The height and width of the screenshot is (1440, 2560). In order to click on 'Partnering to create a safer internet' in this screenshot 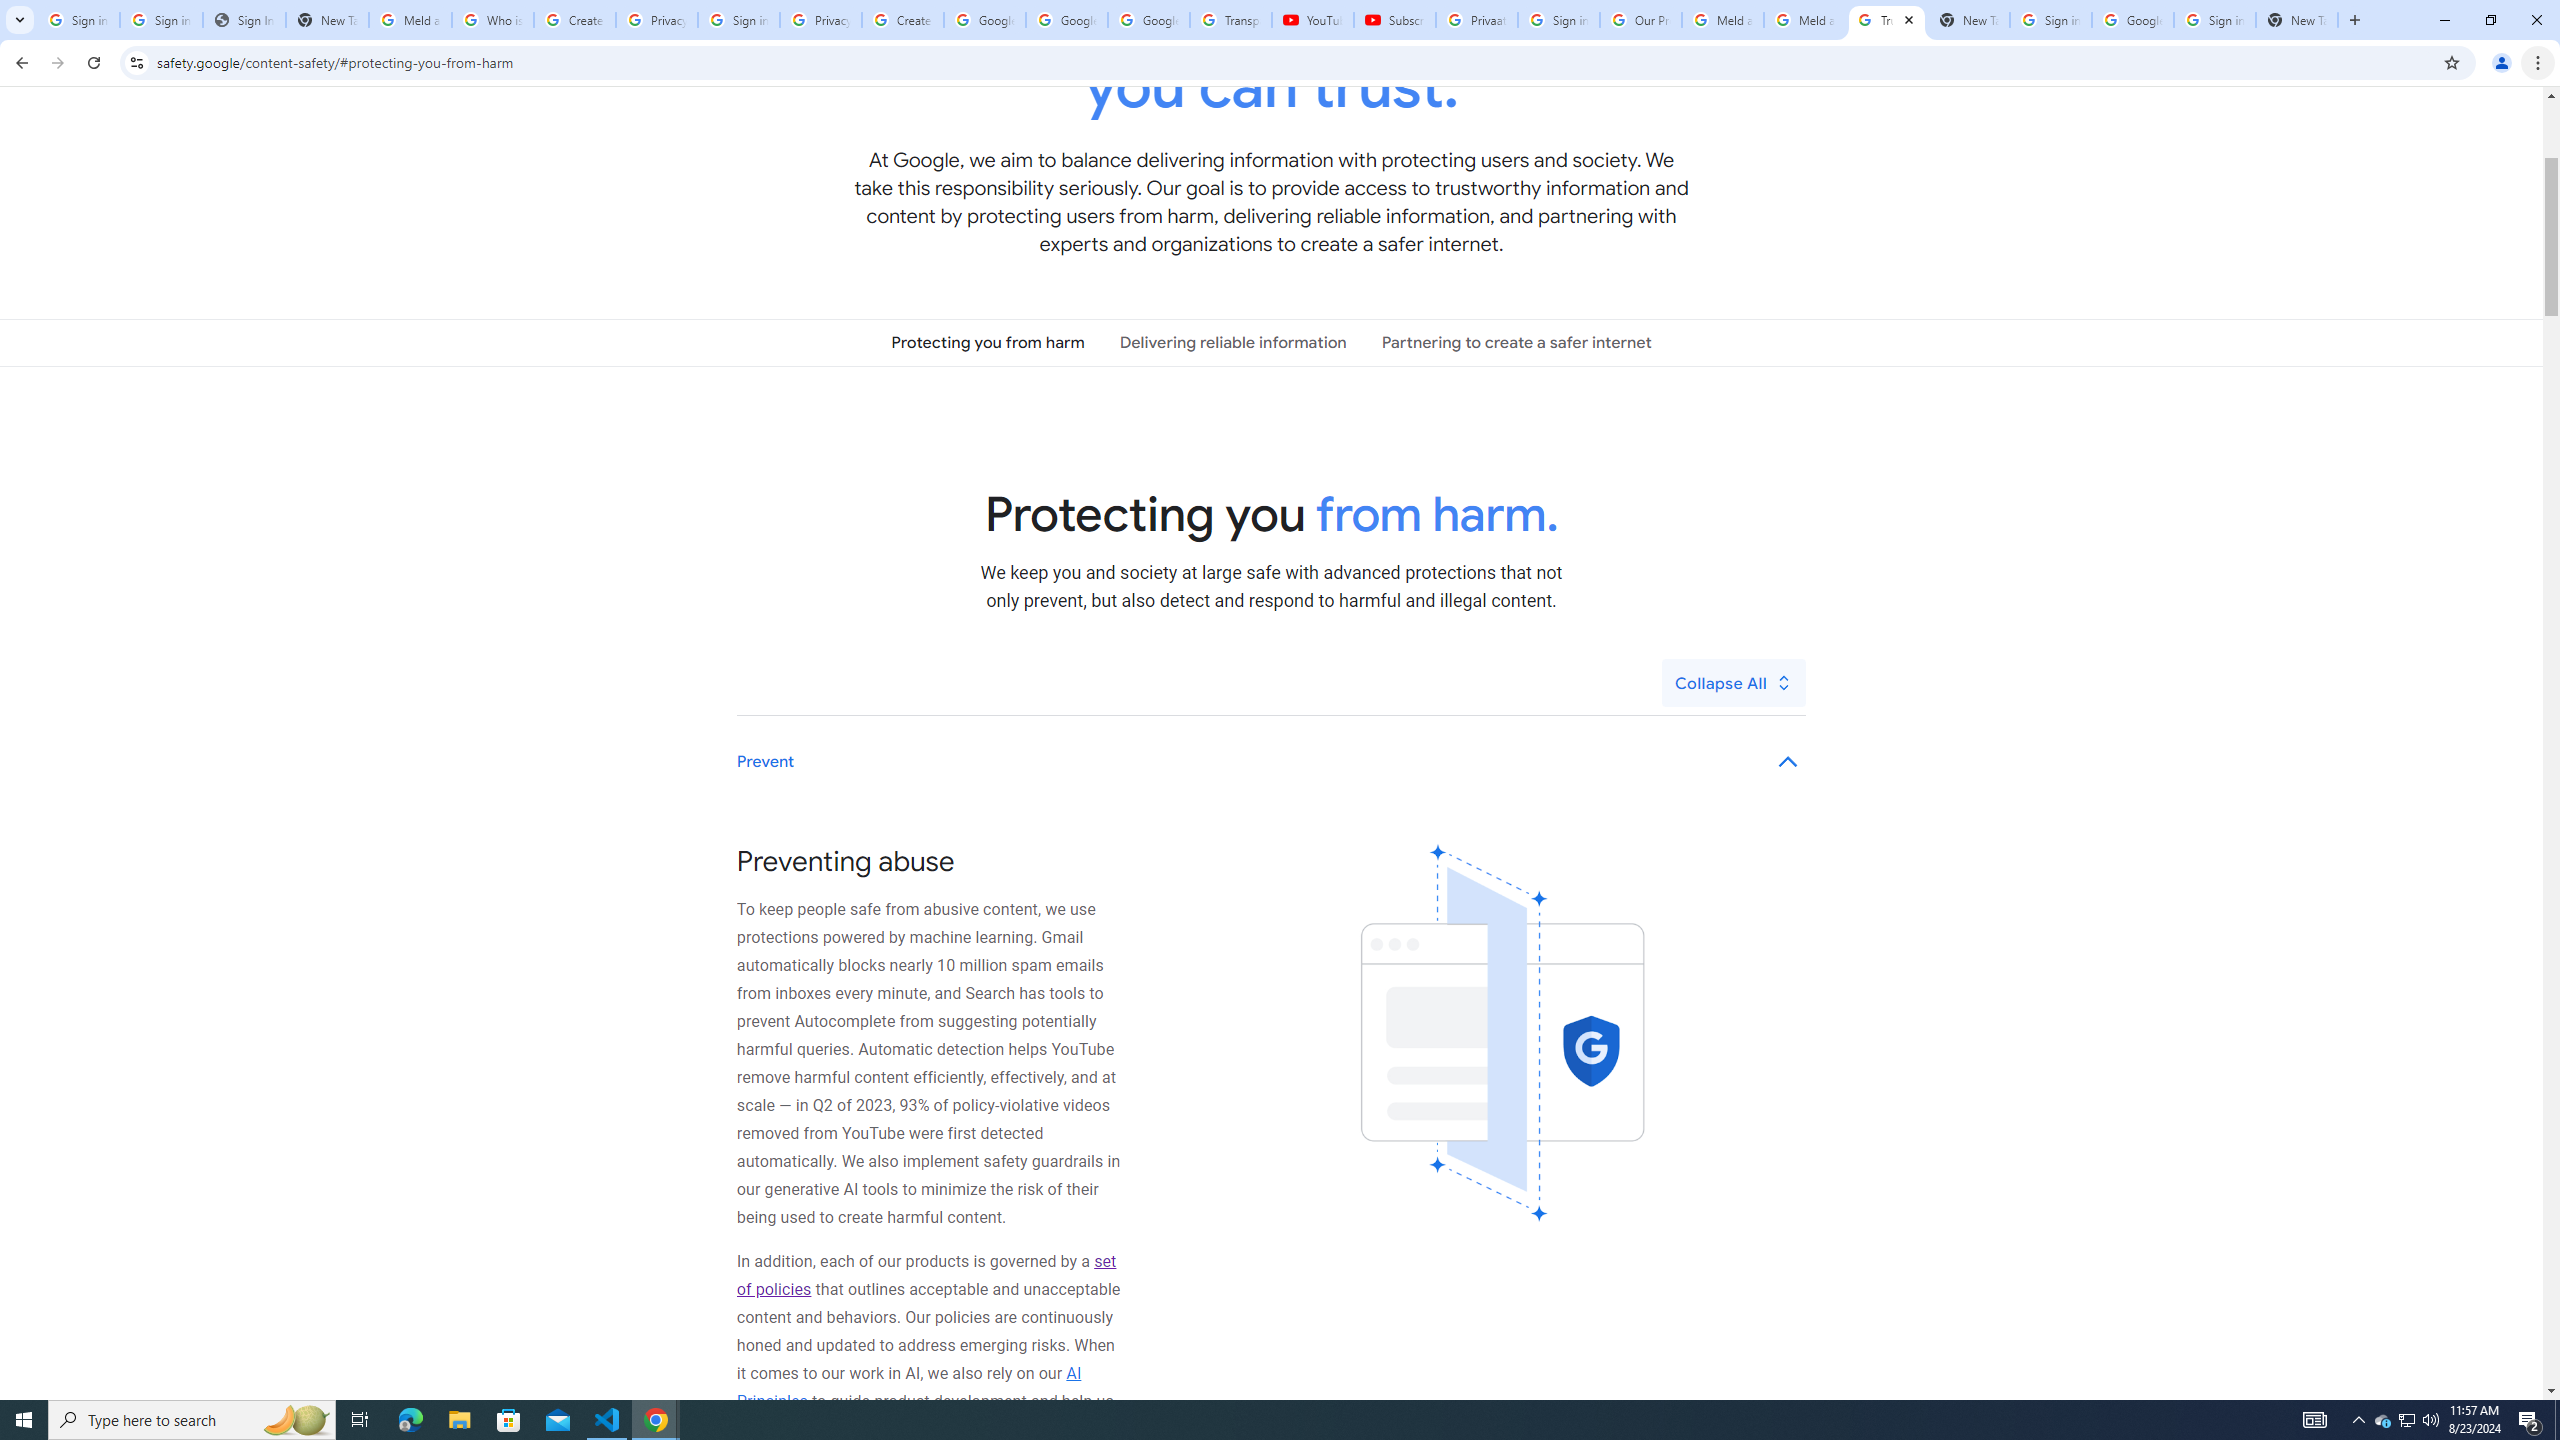, I will do `click(1516, 341)`.